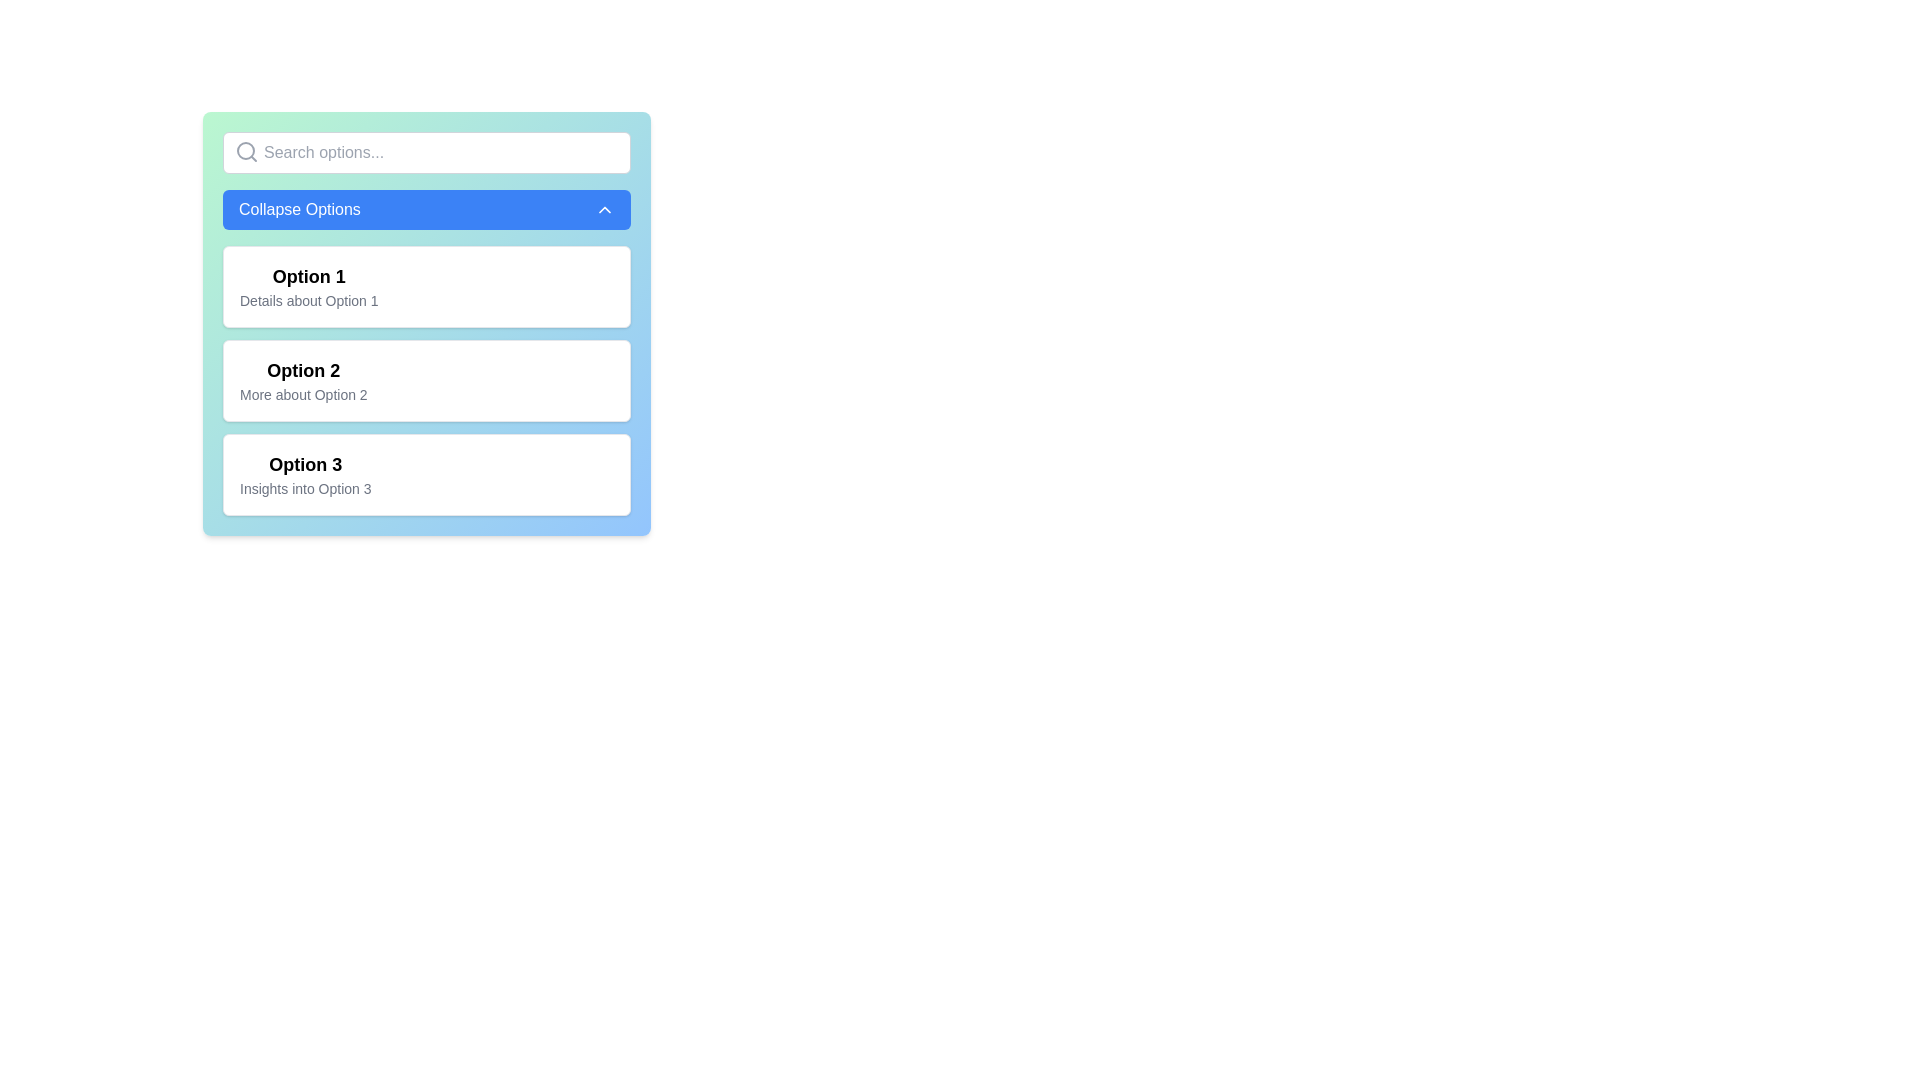 The image size is (1920, 1080). What do you see at coordinates (426, 209) in the screenshot?
I see `the toggle button located below the search bar` at bounding box center [426, 209].